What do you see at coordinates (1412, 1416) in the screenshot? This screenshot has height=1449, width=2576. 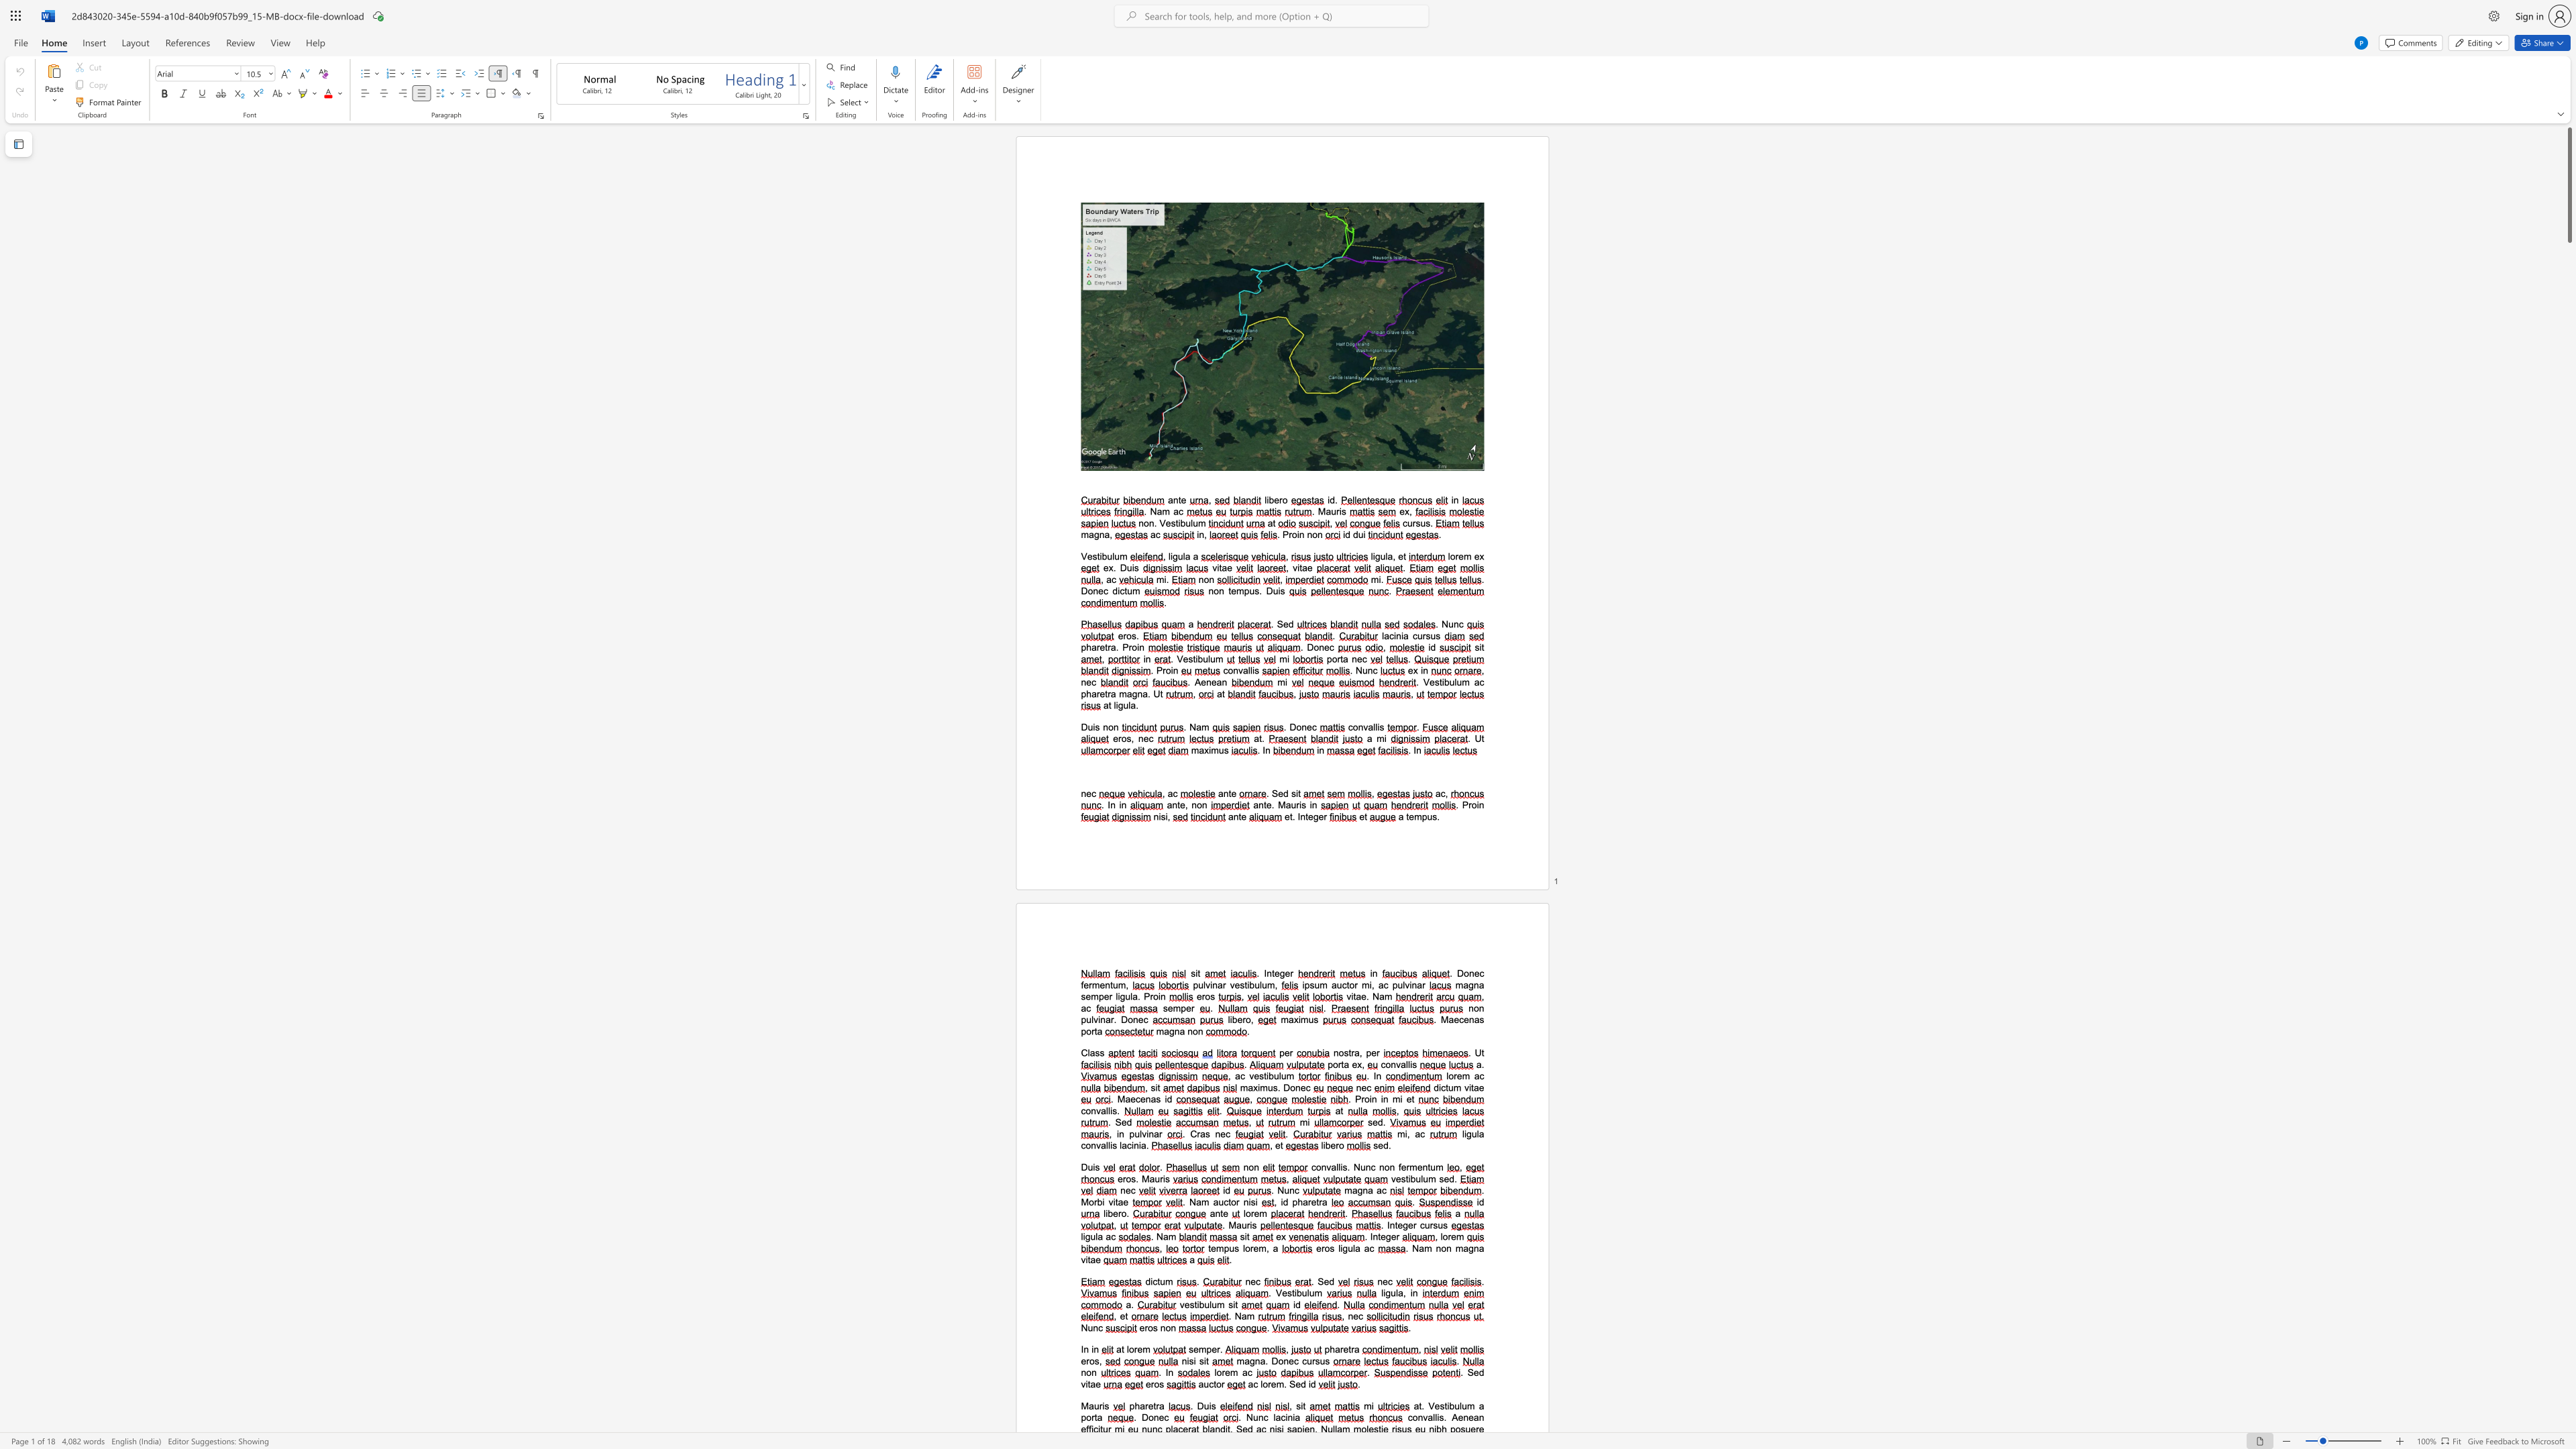 I see `the space between the continuous character "c" and "o" in the text` at bounding box center [1412, 1416].